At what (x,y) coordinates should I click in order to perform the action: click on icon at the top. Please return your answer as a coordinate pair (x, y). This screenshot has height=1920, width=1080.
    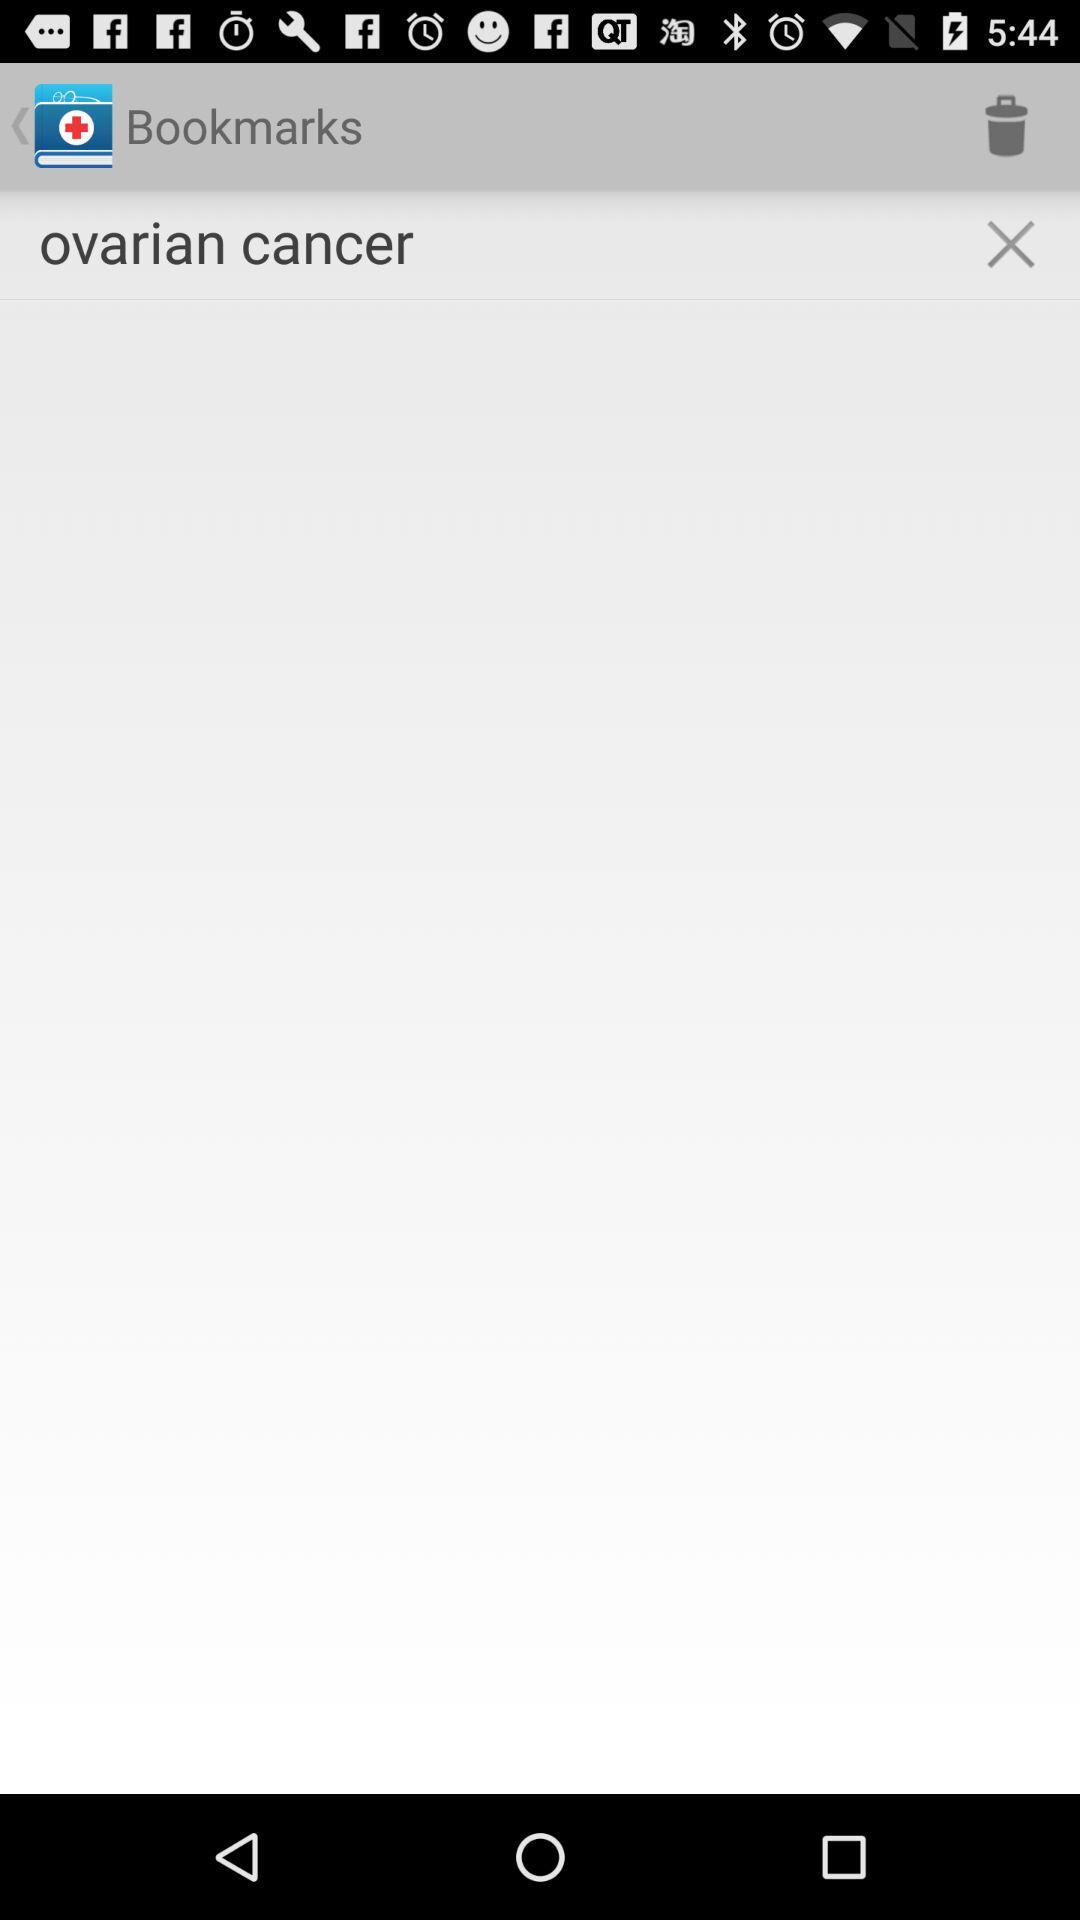
    Looking at the image, I should click on (540, 298).